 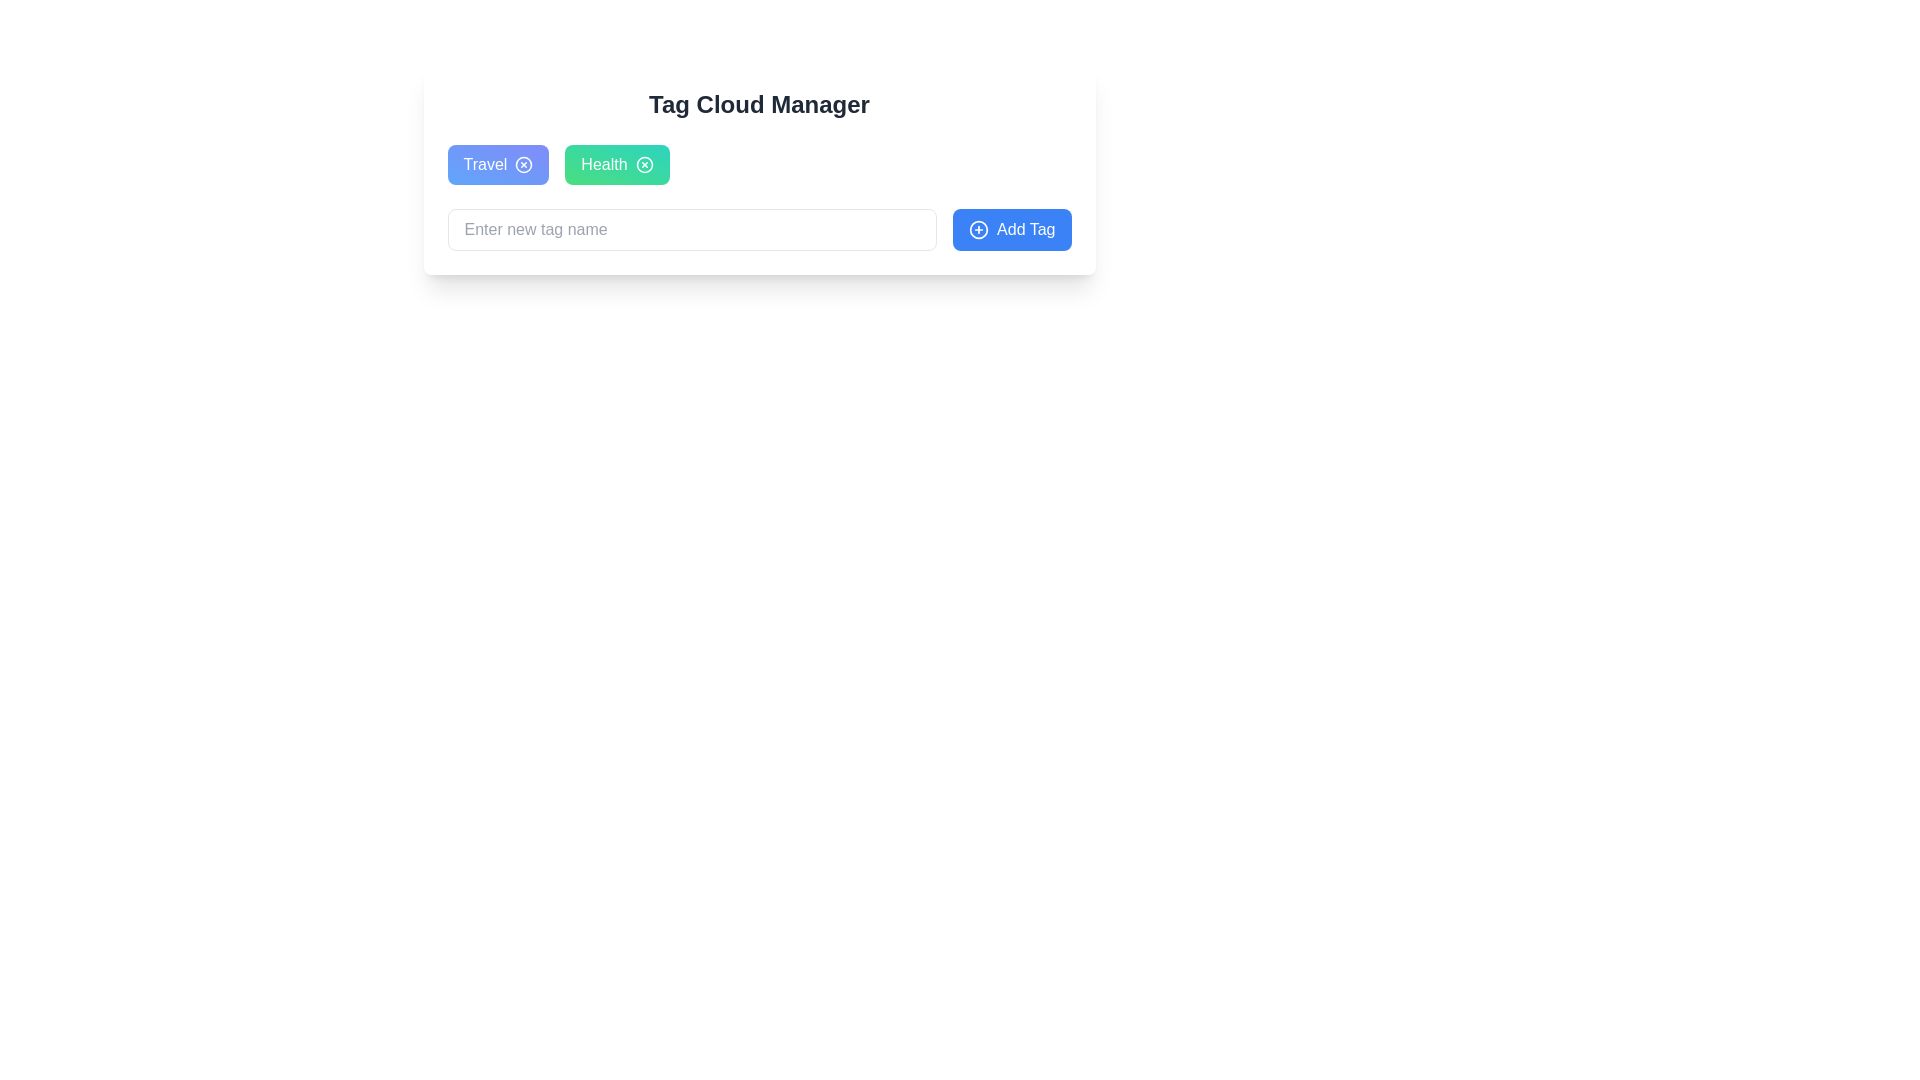 I want to click on the circular icon within the blue 'Travel' tag, so click(x=524, y=164).